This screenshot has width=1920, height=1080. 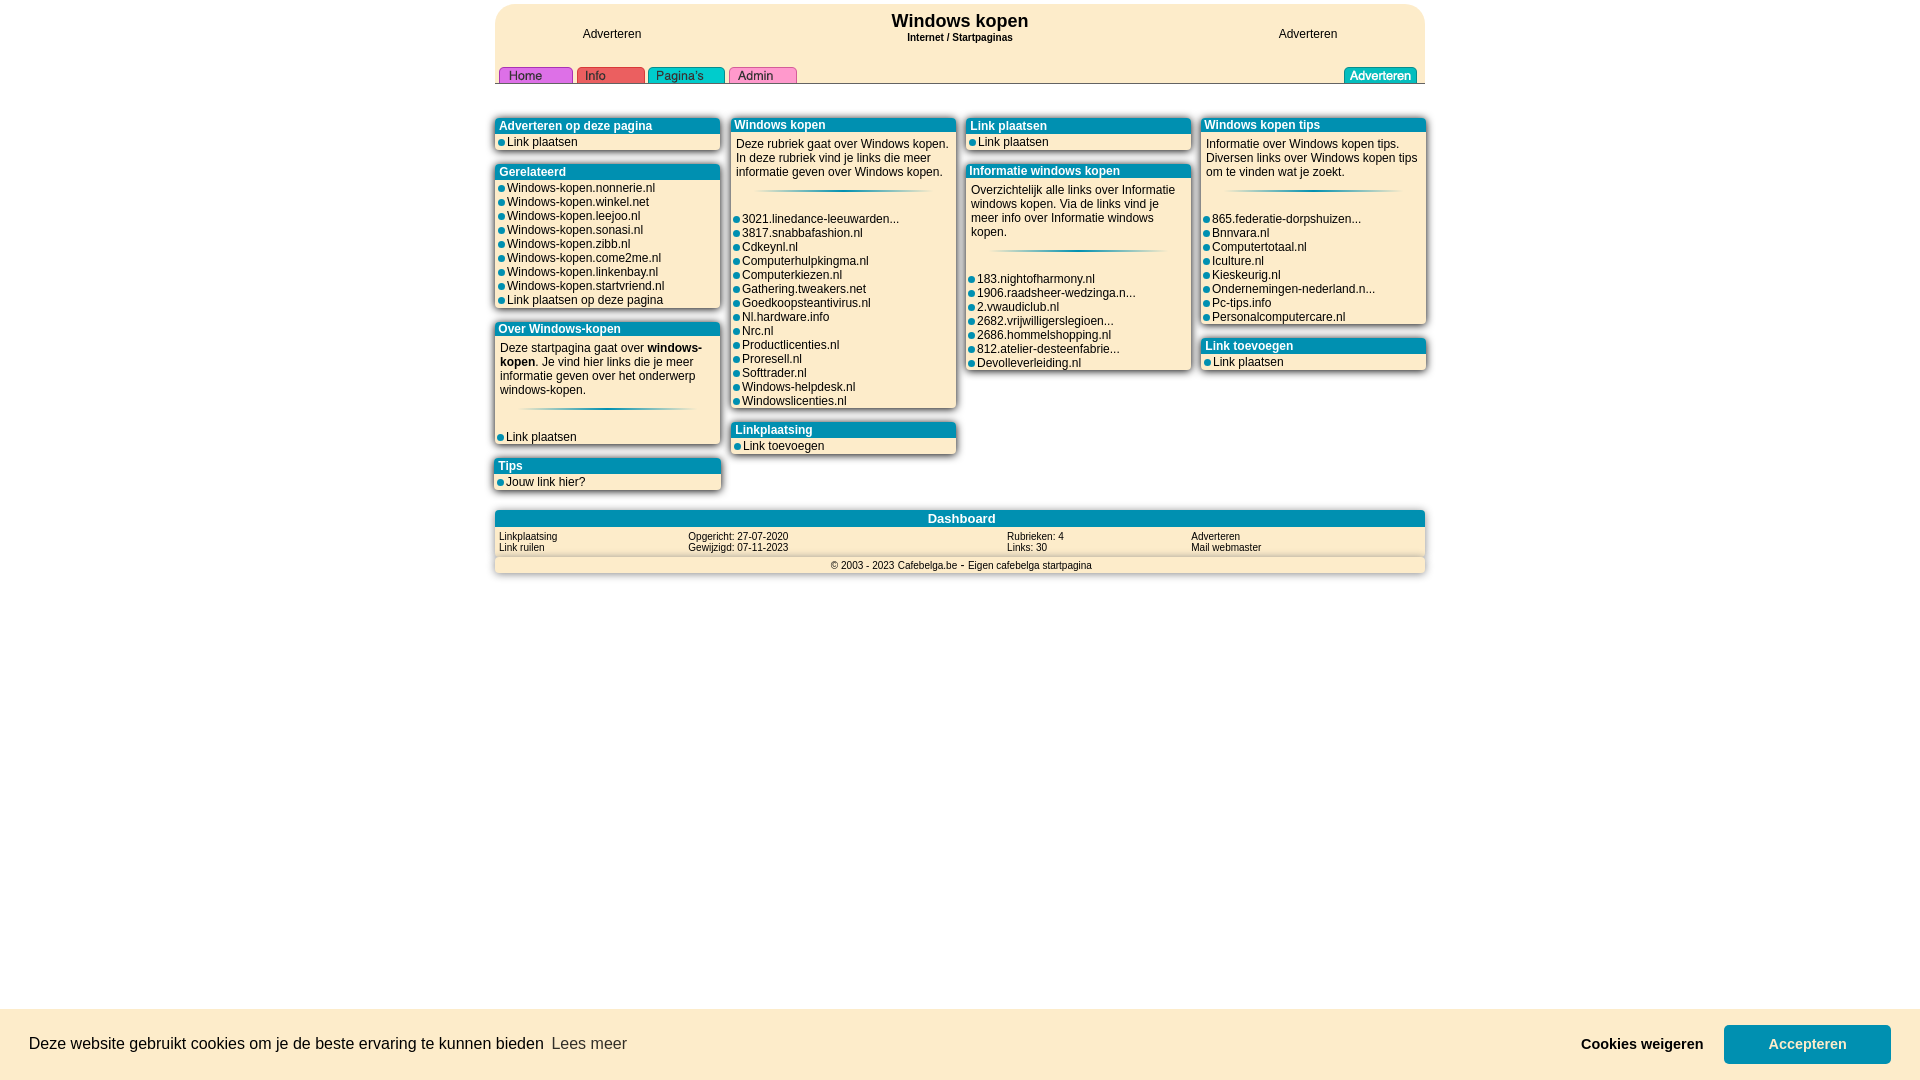 What do you see at coordinates (742, 445) in the screenshot?
I see `'Link toevoegen'` at bounding box center [742, 445].